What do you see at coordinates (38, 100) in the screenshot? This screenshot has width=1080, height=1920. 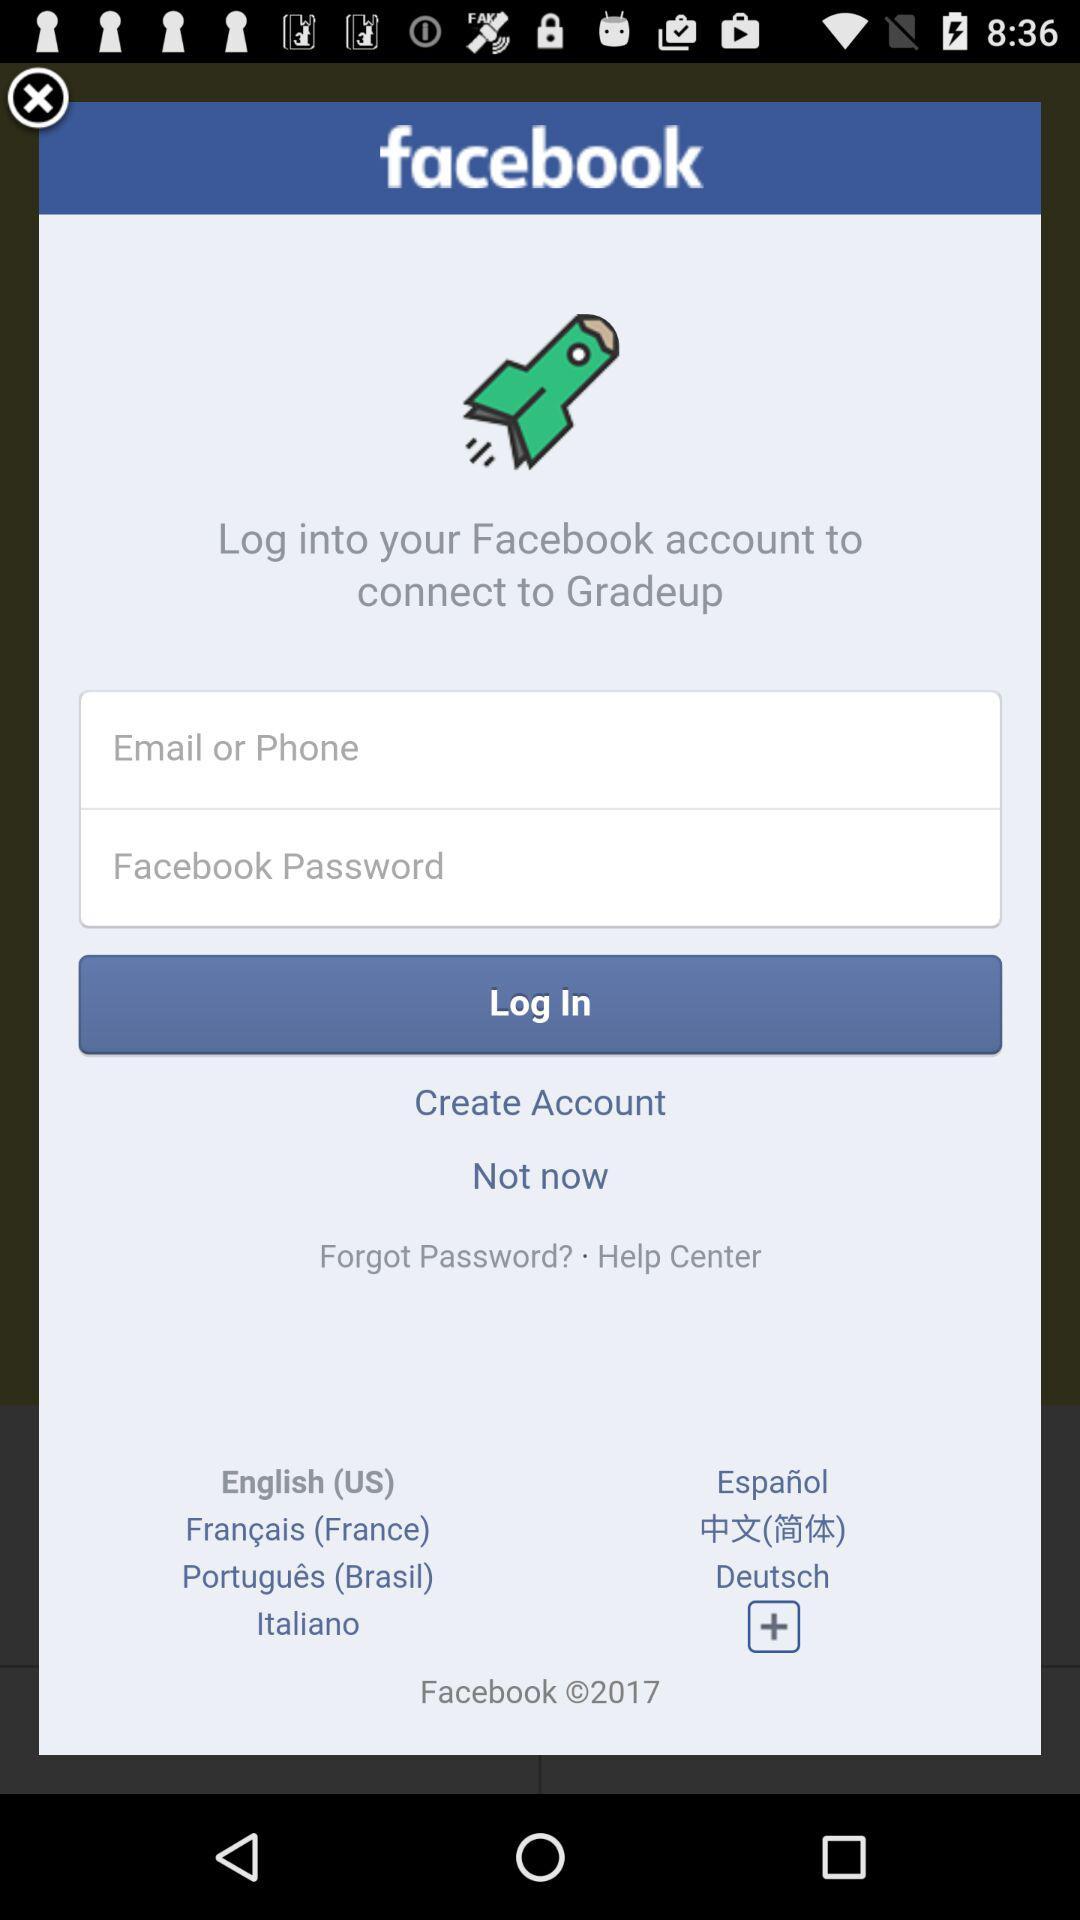 I see `leave the facebook app` at bounding box center [38, 100].